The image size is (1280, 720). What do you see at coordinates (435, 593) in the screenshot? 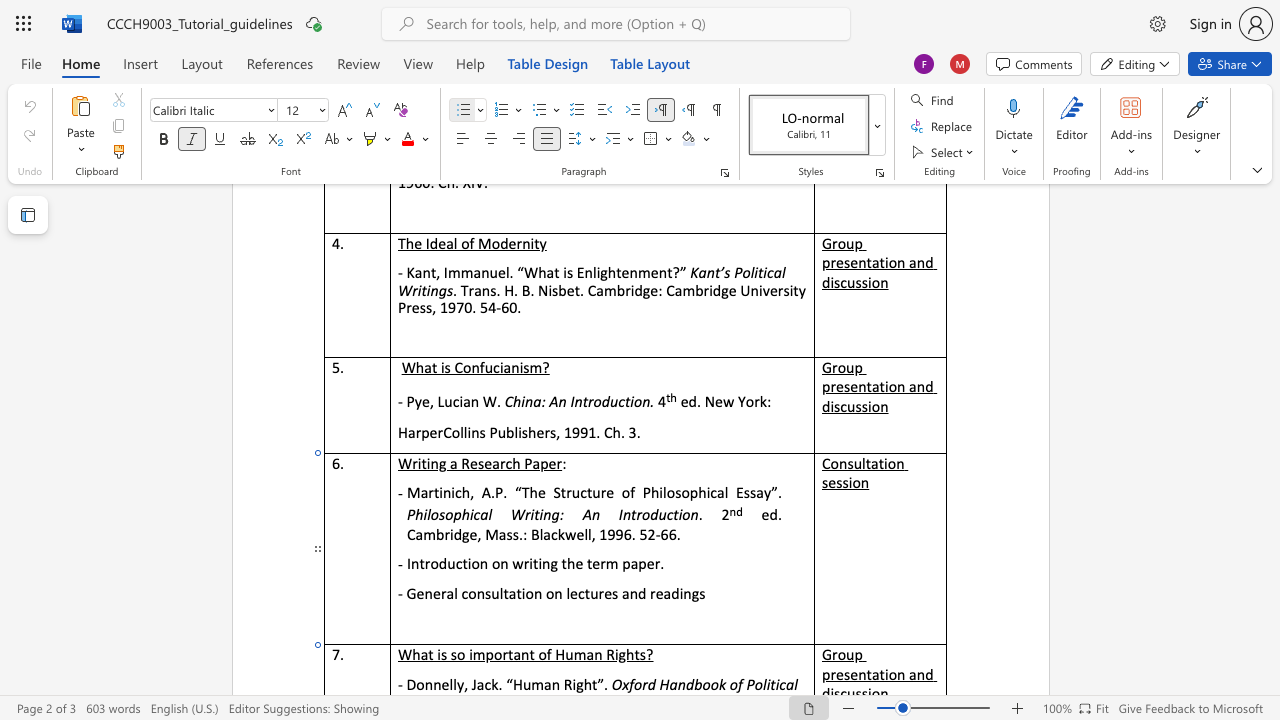
I see `the 2th character "e" in the text` at bounding box center [435, 593].